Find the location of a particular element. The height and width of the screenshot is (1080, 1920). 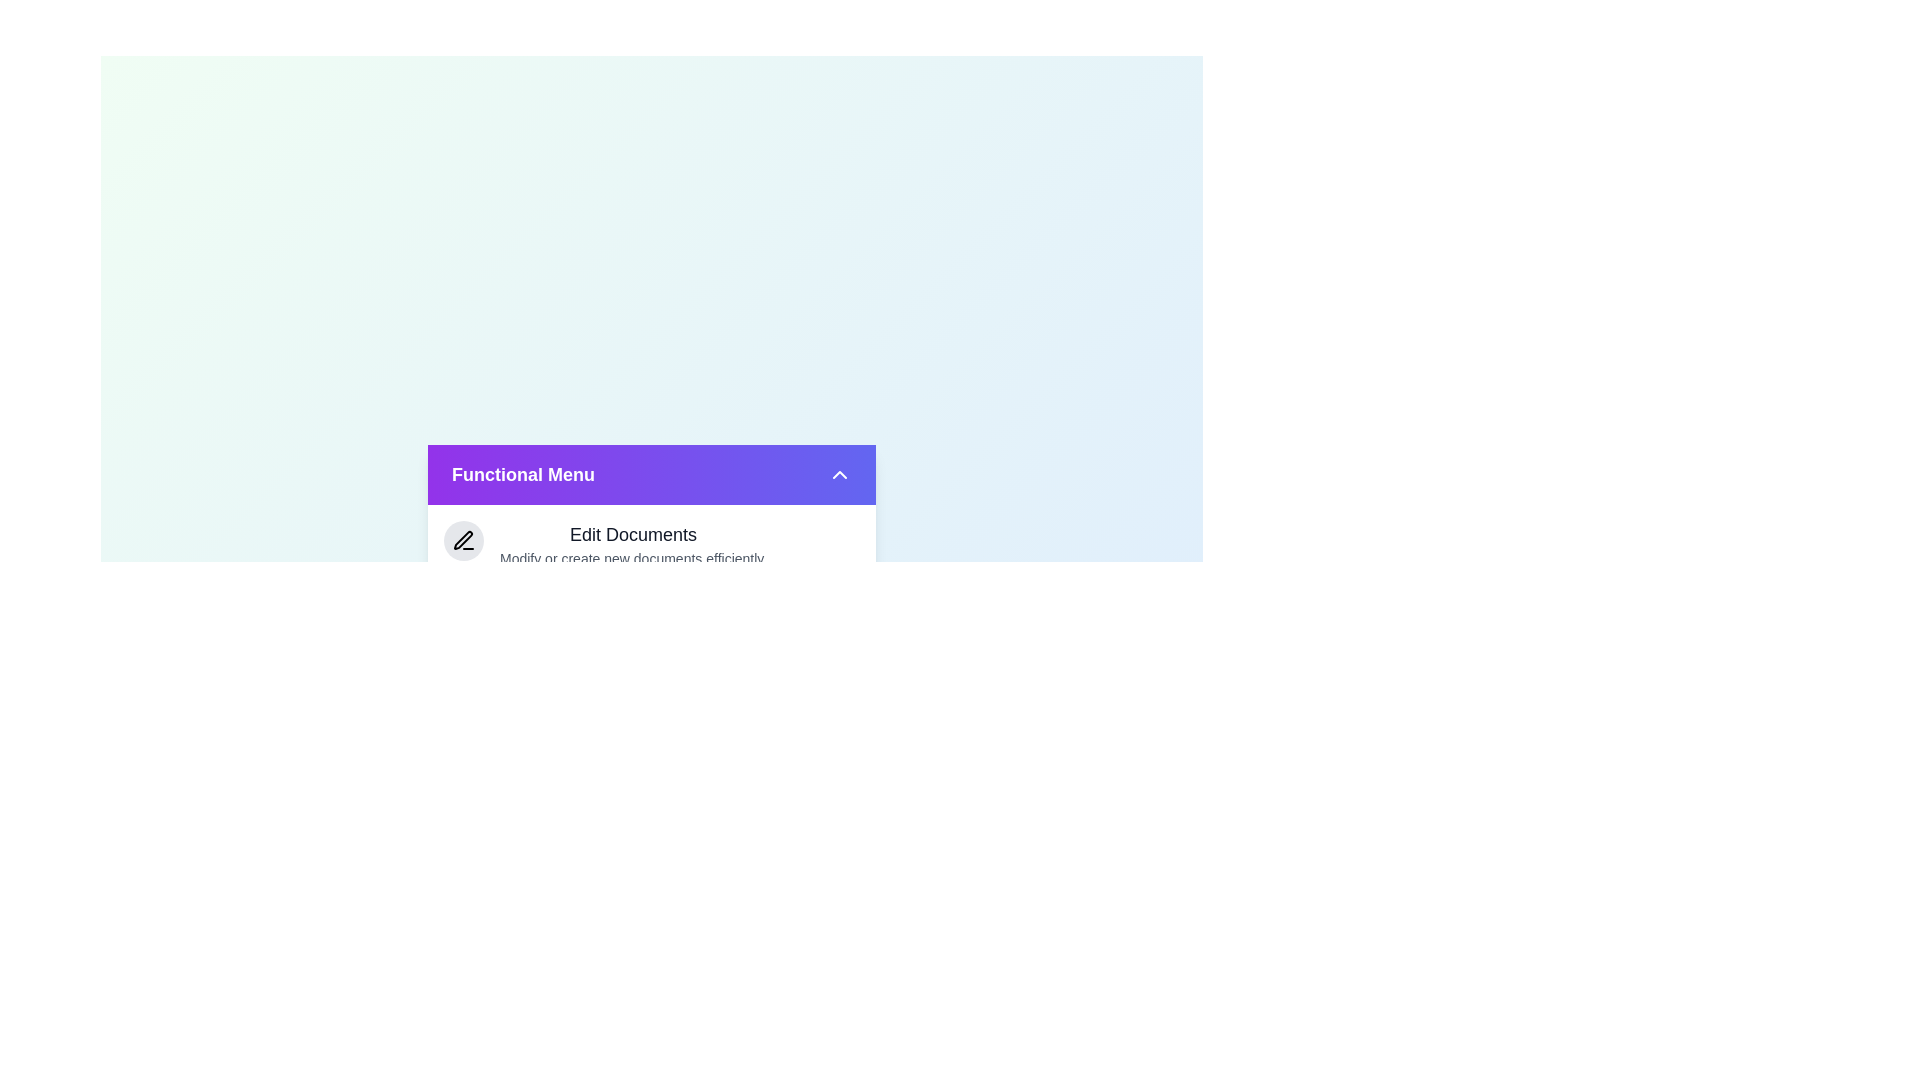

the menu item Edit Documents from the list is located at coordinates (652, 544).